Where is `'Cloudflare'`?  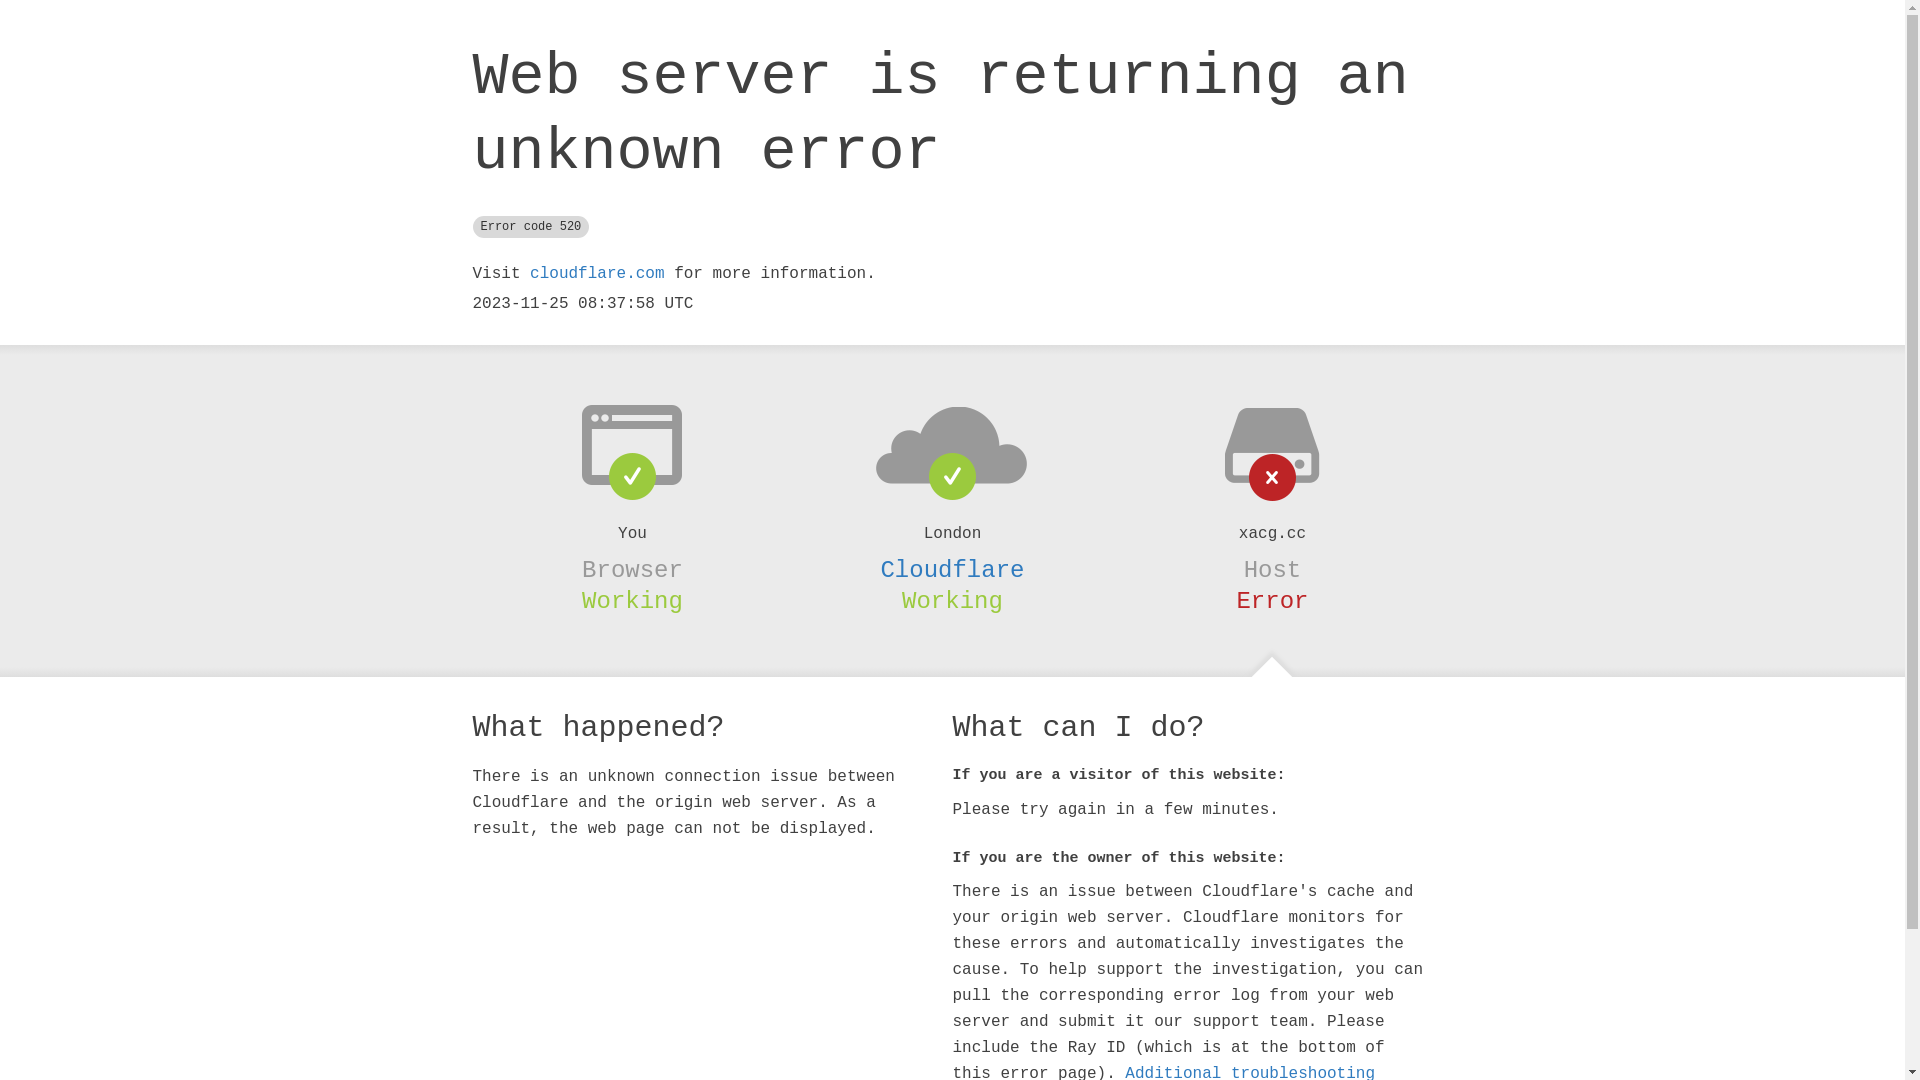 'Cloudflare' is located at coordinates (950, 570).